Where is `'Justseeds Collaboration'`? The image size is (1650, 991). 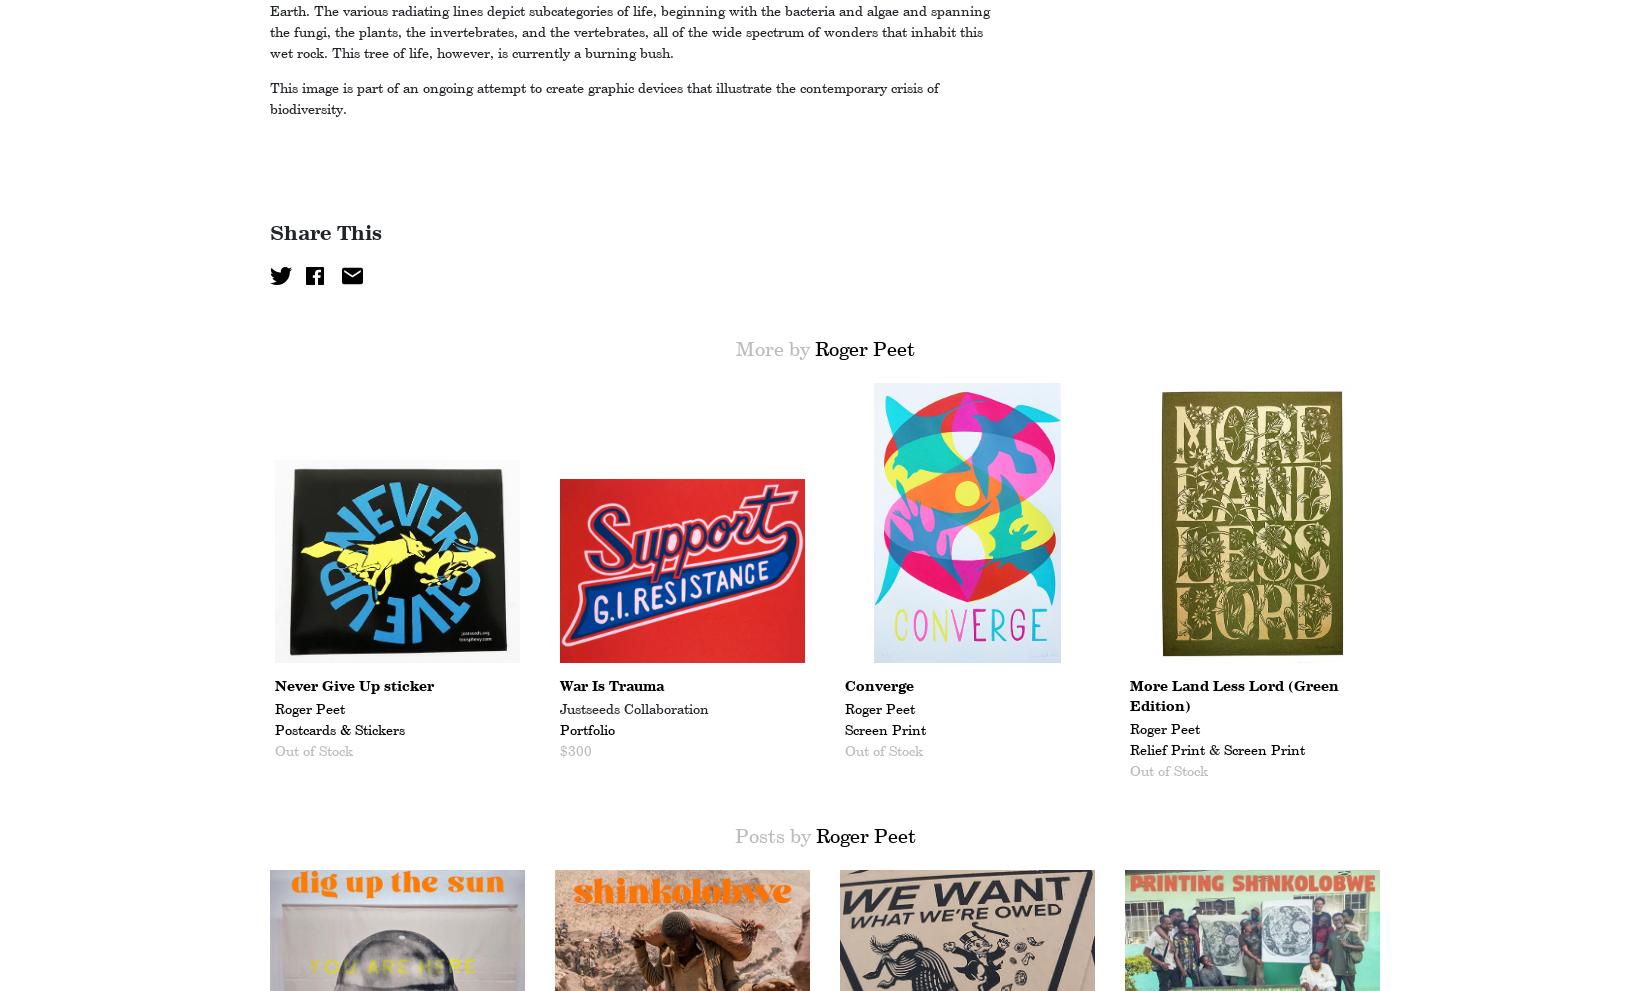 'Justseeds Collaboration' is located at coordinates (633, 709).